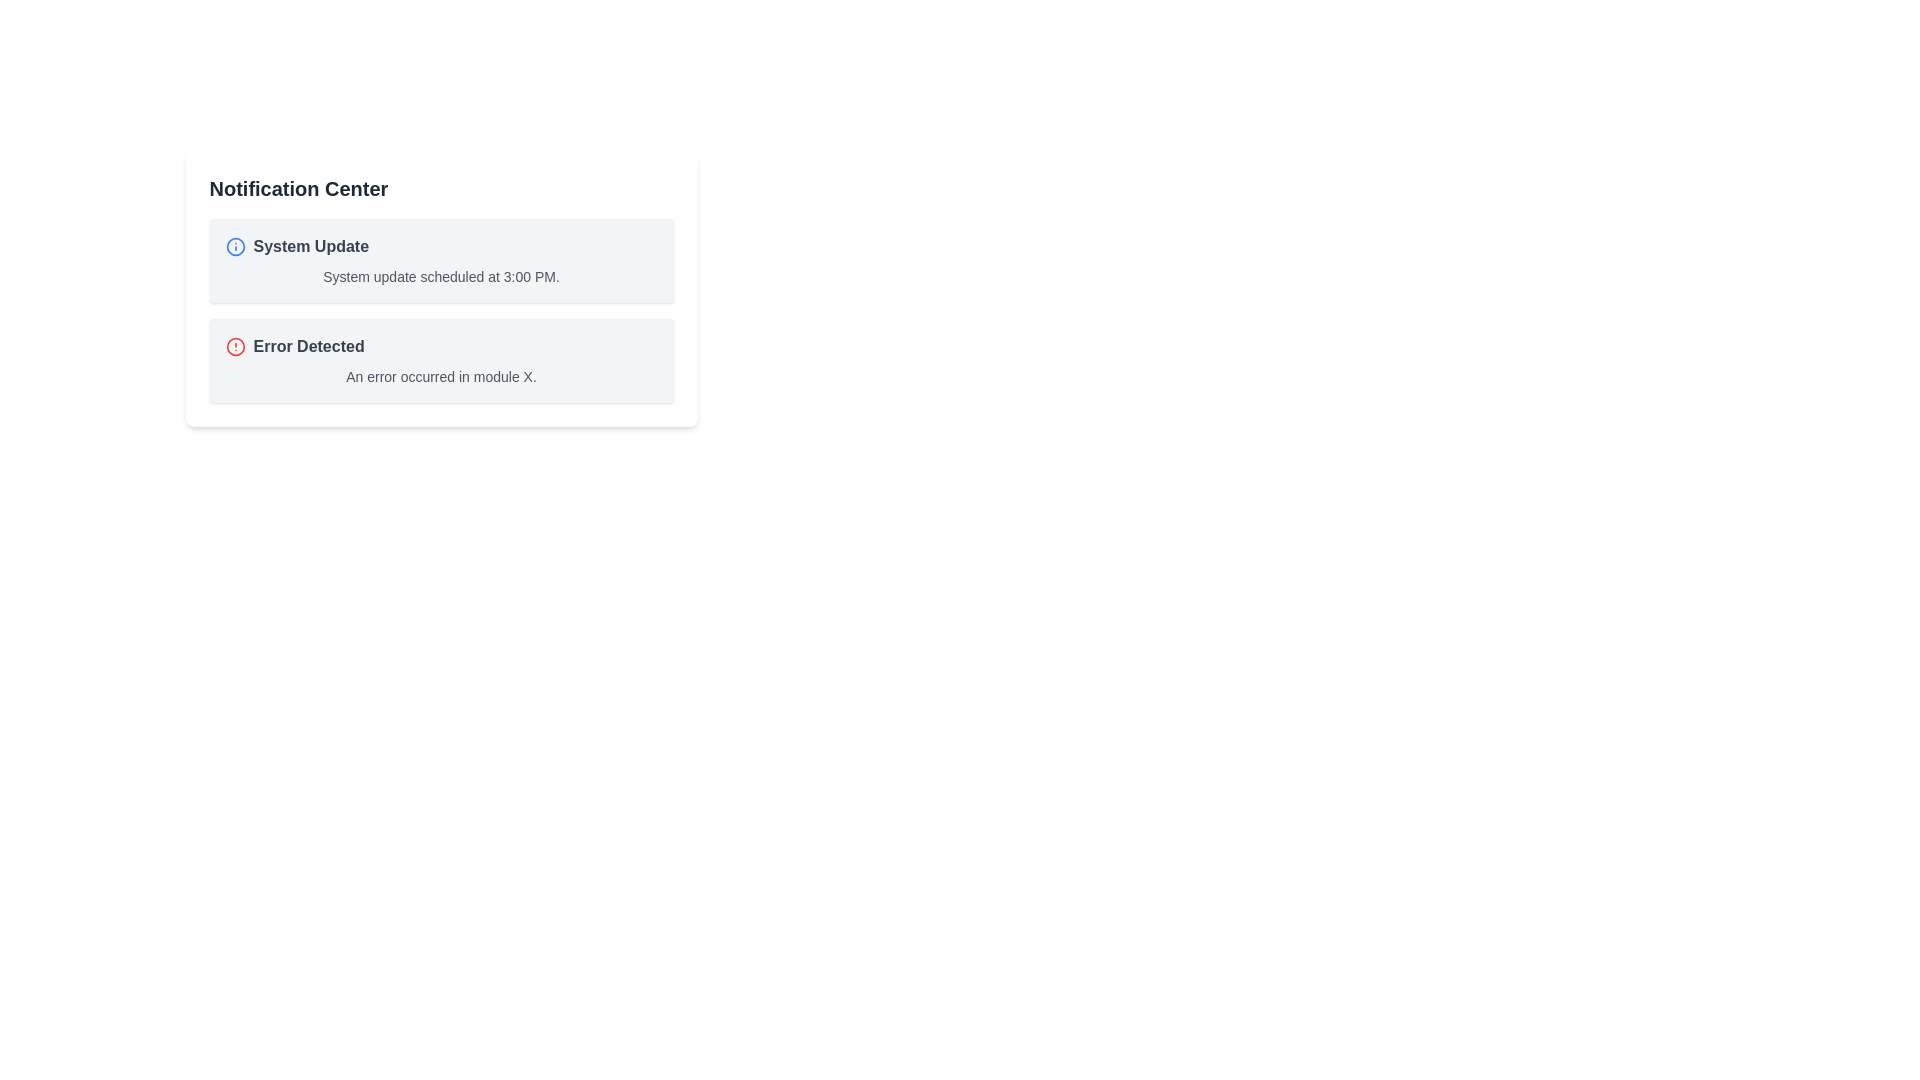  I want to click on the base circle of the 'System Update' SVG icon in the Notification Center widget, positioned to the left of the notification text, so click(235, 245).